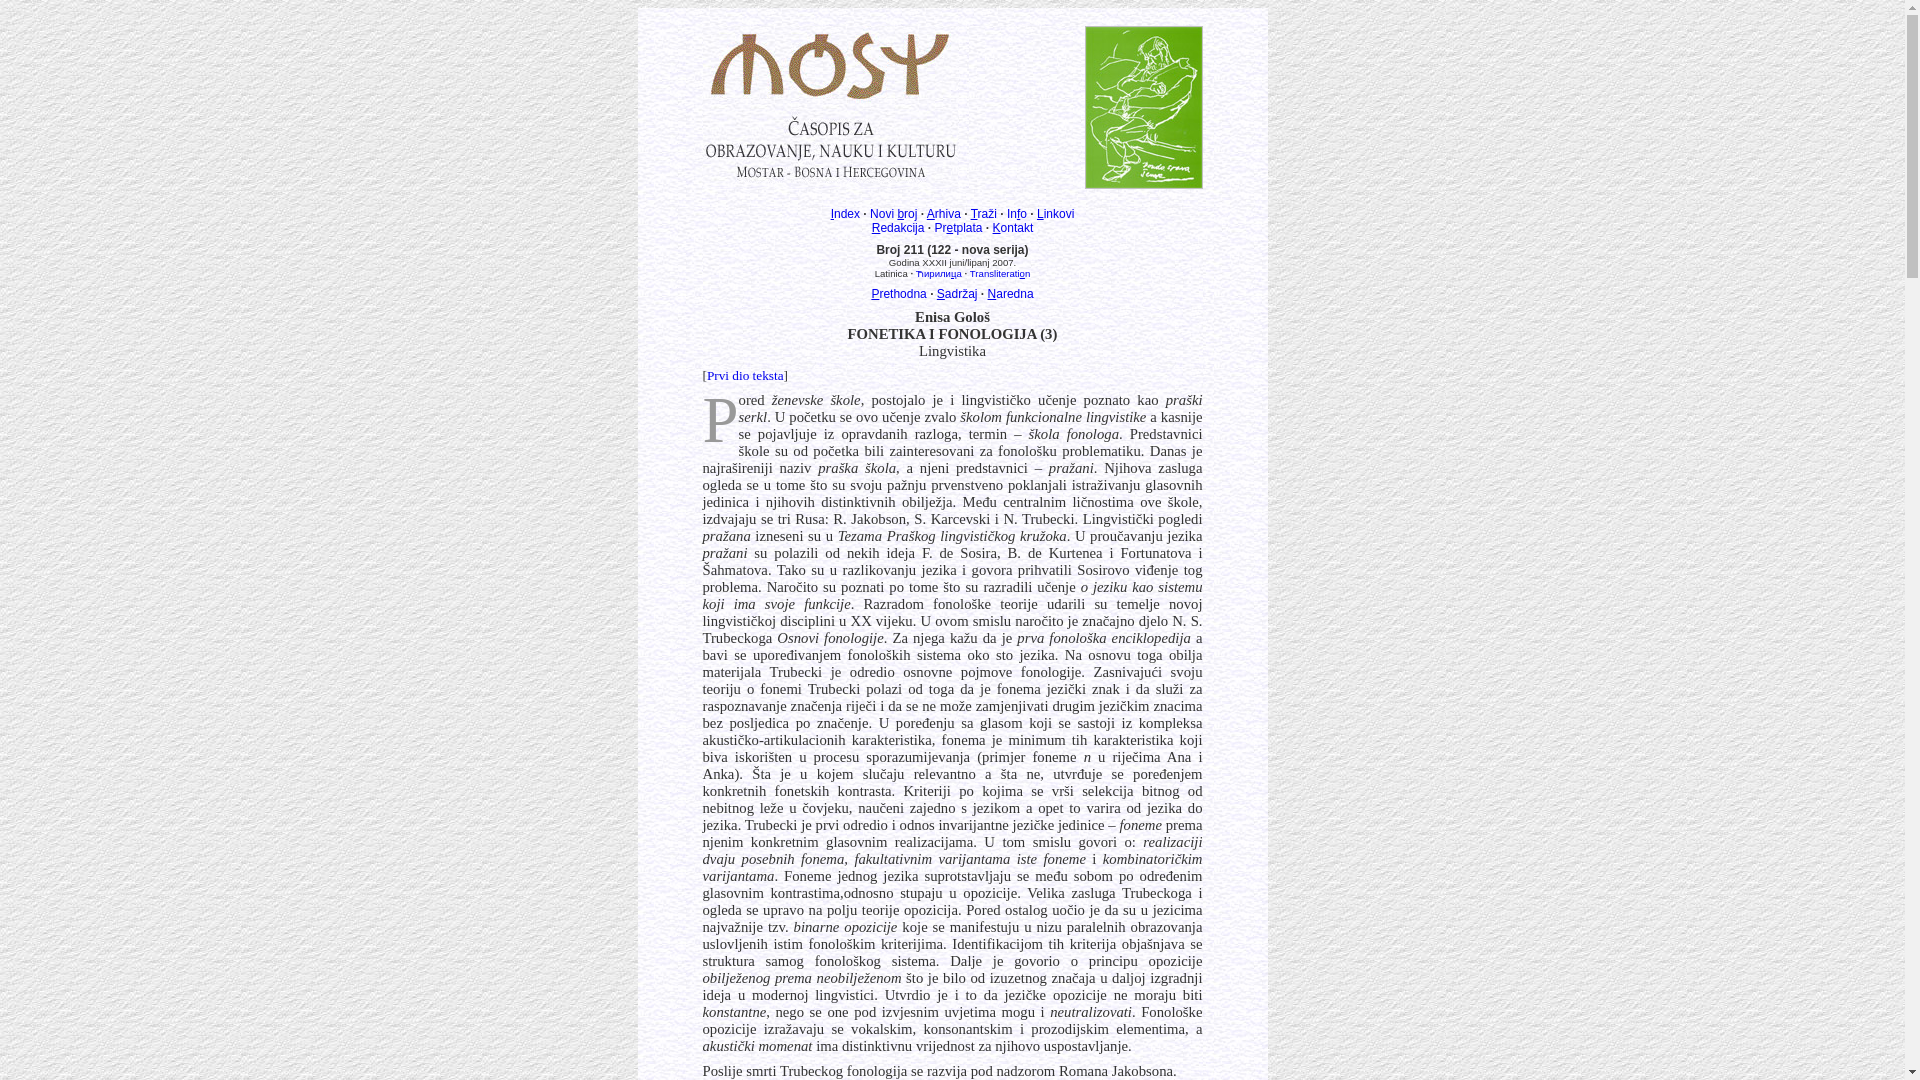 The width and height of the screenshot is (1920, 1080). Describe the element at coordinates (943, 213) in the screenshot. I see `'Arhiva'` at that location.